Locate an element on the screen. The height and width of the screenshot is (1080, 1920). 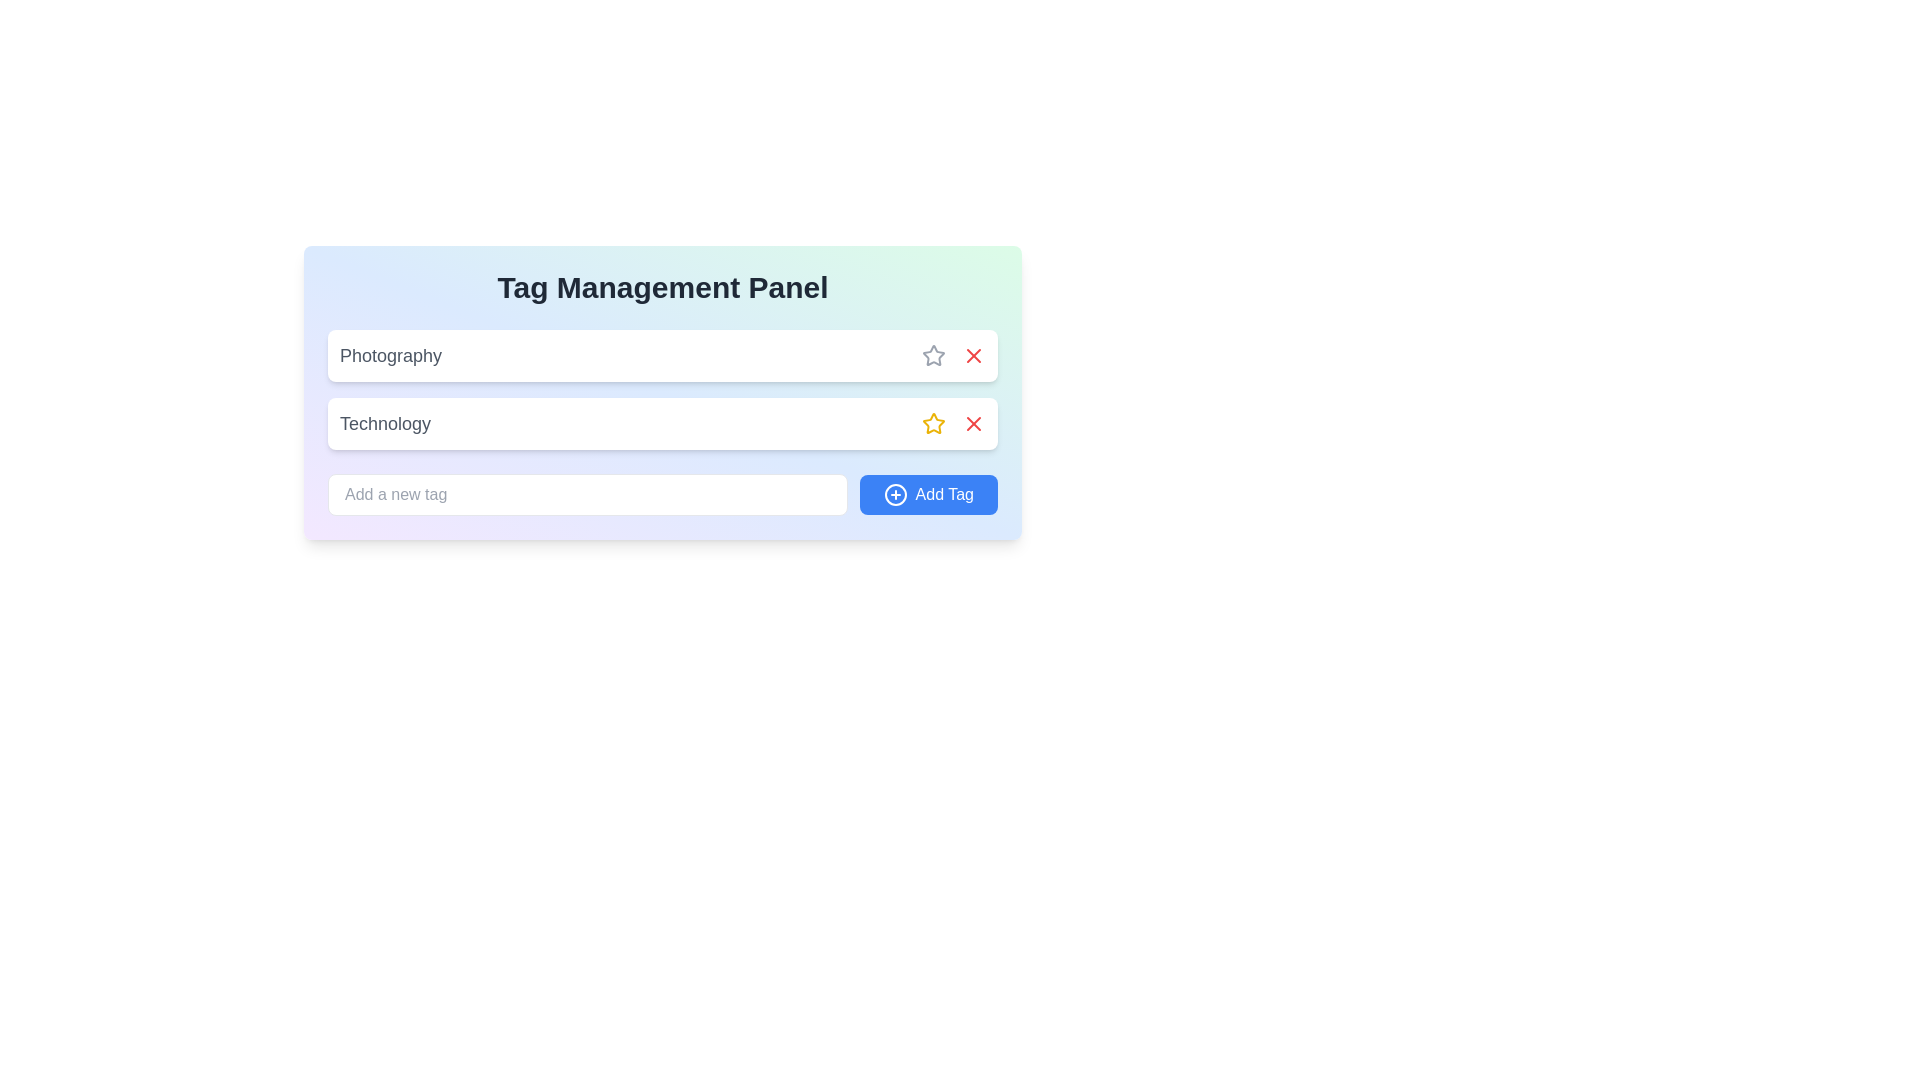
text label displaying the word 'Technology' which is styled in a large, medium weight, gray font and located in the second row of entries within a panel is located at coordinates (385, 423).